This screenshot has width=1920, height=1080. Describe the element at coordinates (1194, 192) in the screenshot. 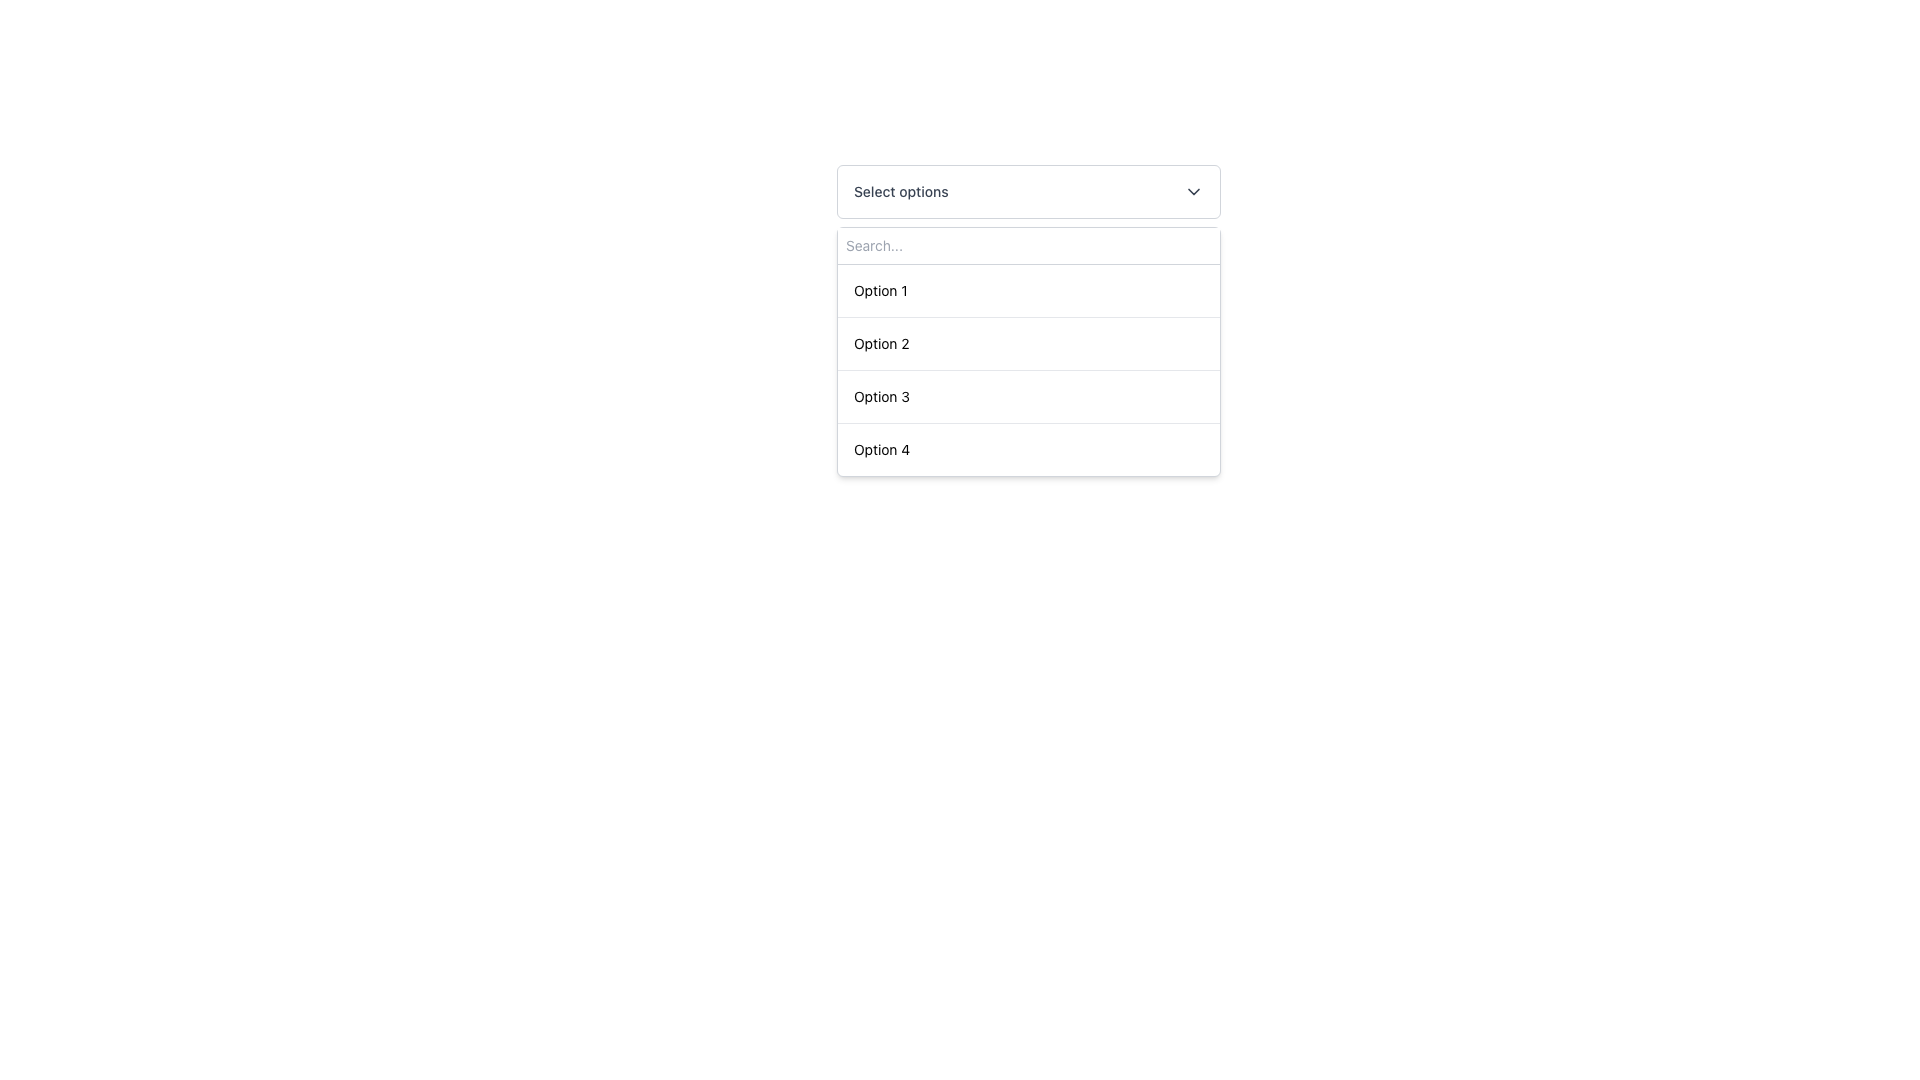

I see `the Chevron icon located at the right end of the 'Select options' dropdown button` at that location.